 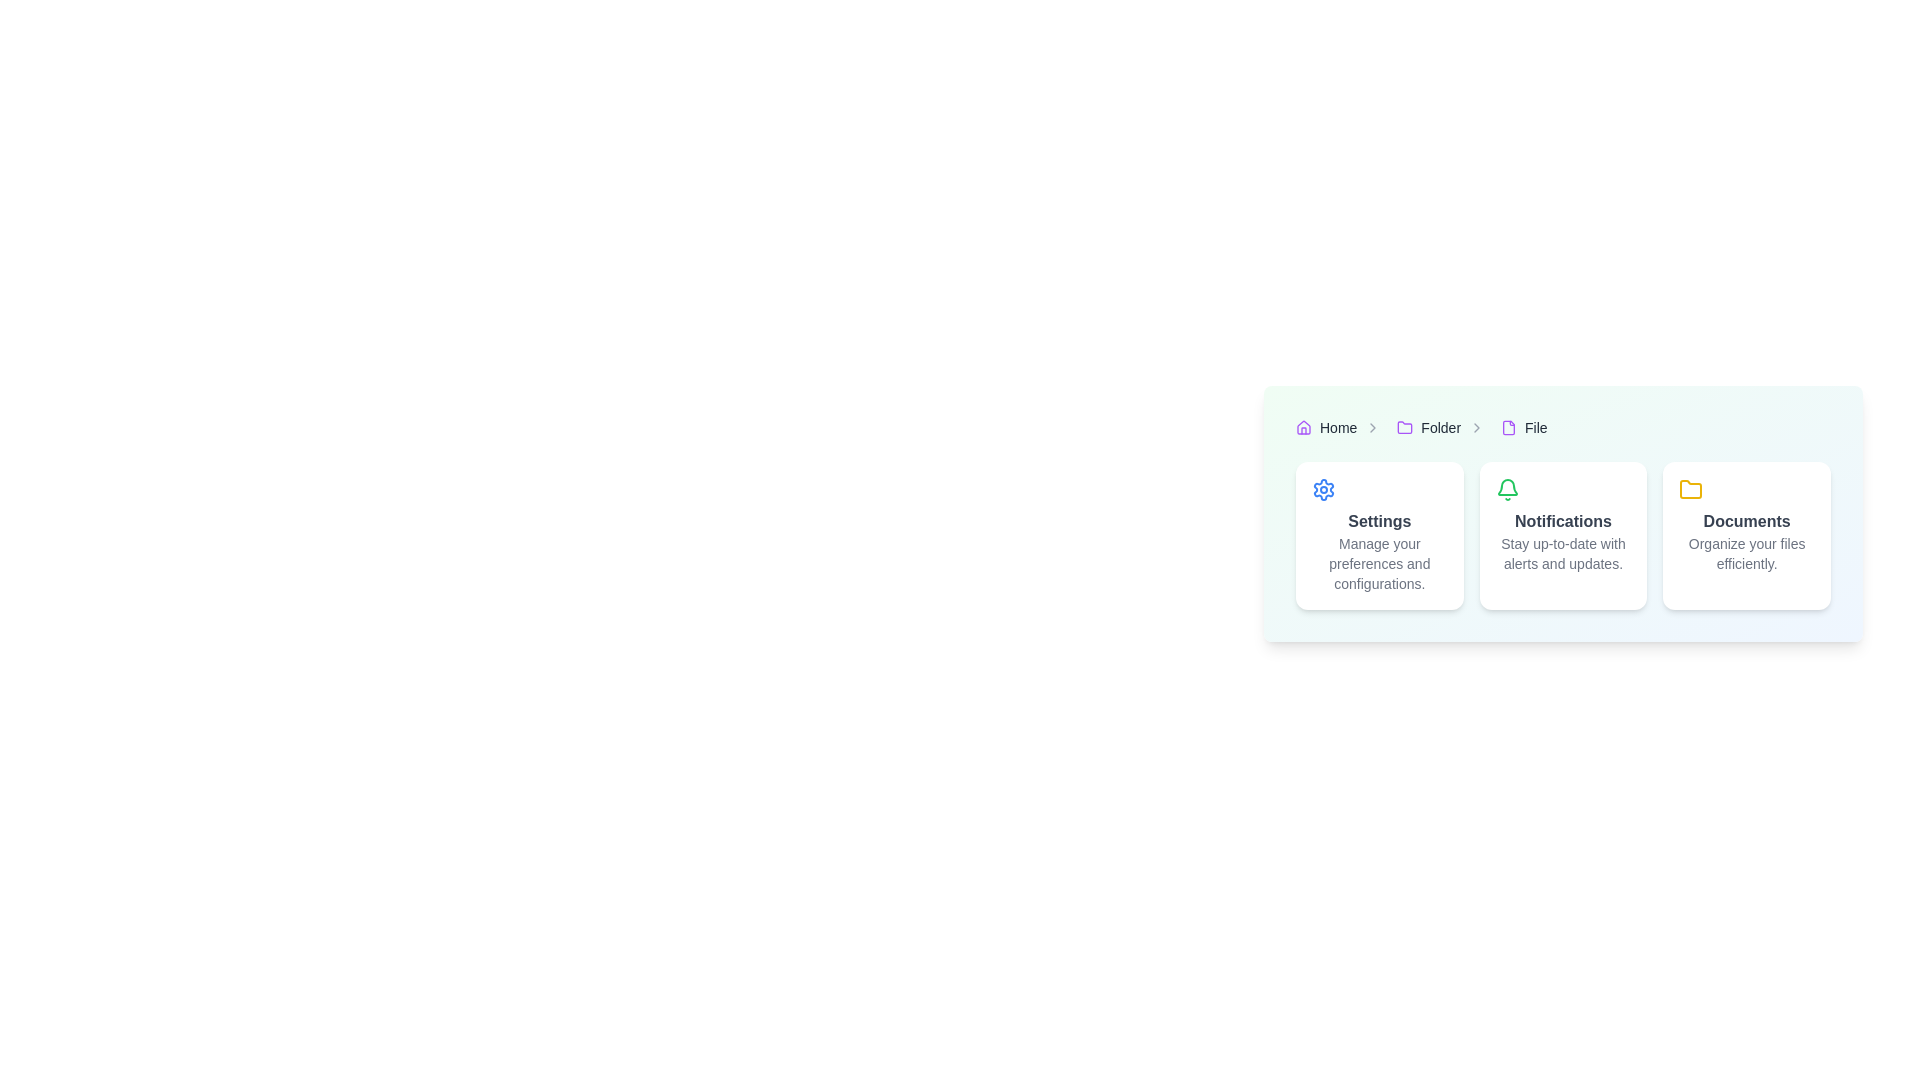 I want to click on the folder icon in the breadcrumb navigation bar, located between the 'Home' and 'File' labels, so click(x=1404, y=426).